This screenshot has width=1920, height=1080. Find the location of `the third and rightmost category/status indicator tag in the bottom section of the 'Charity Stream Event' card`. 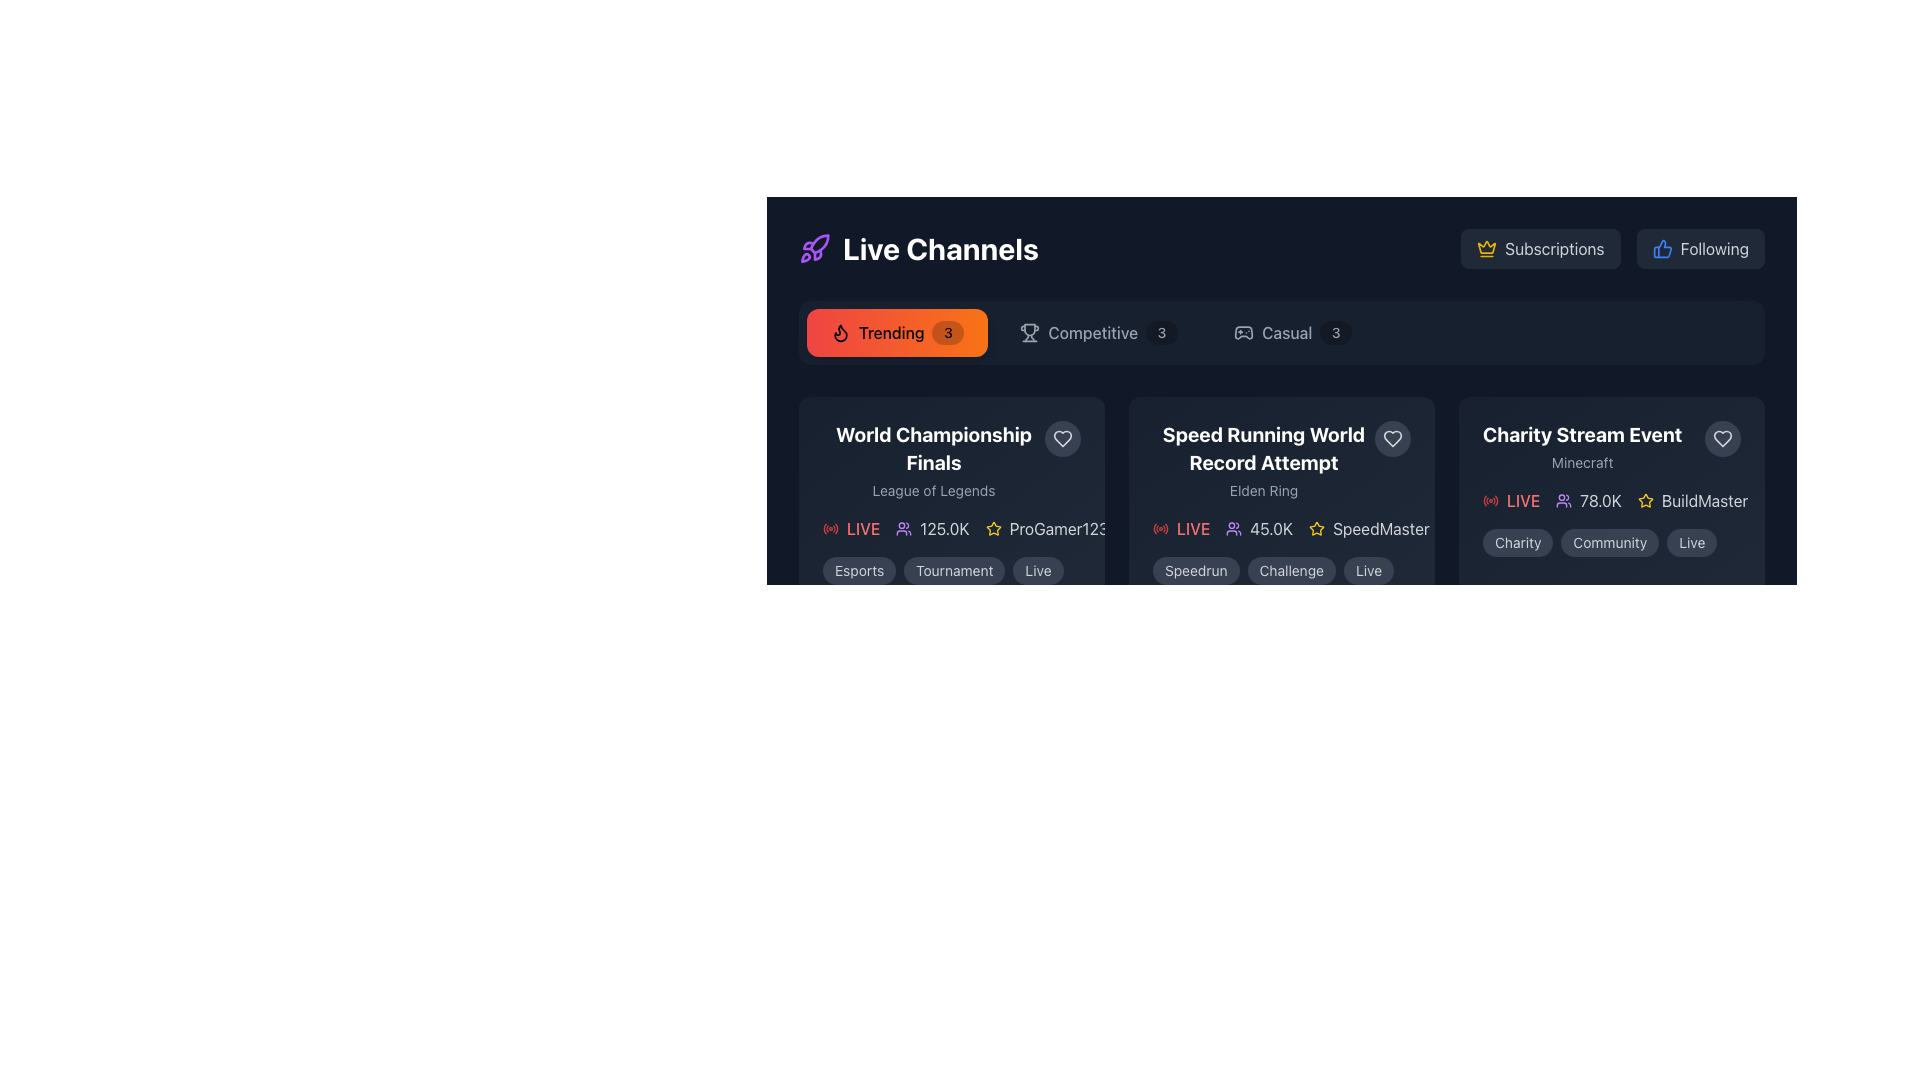

the third and rightmost category/status indicator tag in the bottom section of the 'Charity Stream Event' card is located at coordinates (1691, 543).